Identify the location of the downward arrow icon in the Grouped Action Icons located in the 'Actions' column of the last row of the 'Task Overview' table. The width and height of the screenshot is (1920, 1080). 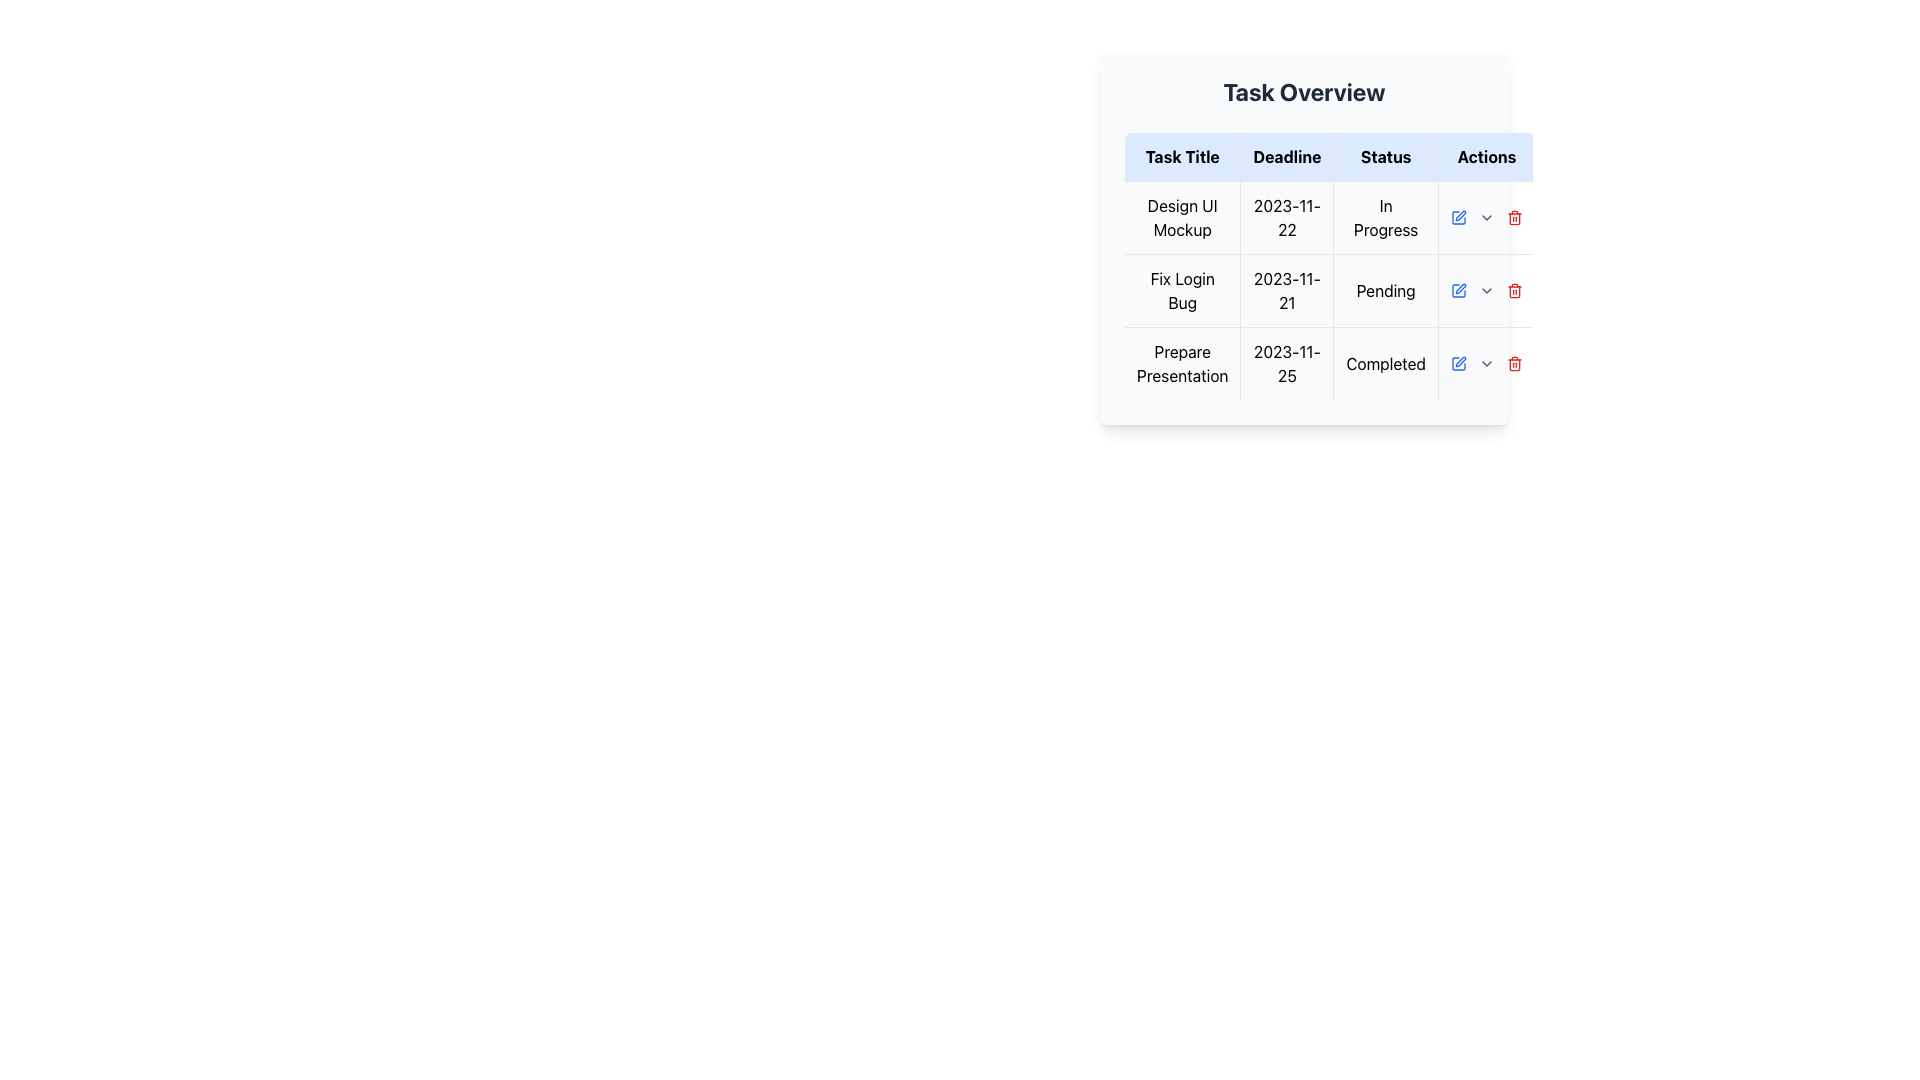
(1487, 363).